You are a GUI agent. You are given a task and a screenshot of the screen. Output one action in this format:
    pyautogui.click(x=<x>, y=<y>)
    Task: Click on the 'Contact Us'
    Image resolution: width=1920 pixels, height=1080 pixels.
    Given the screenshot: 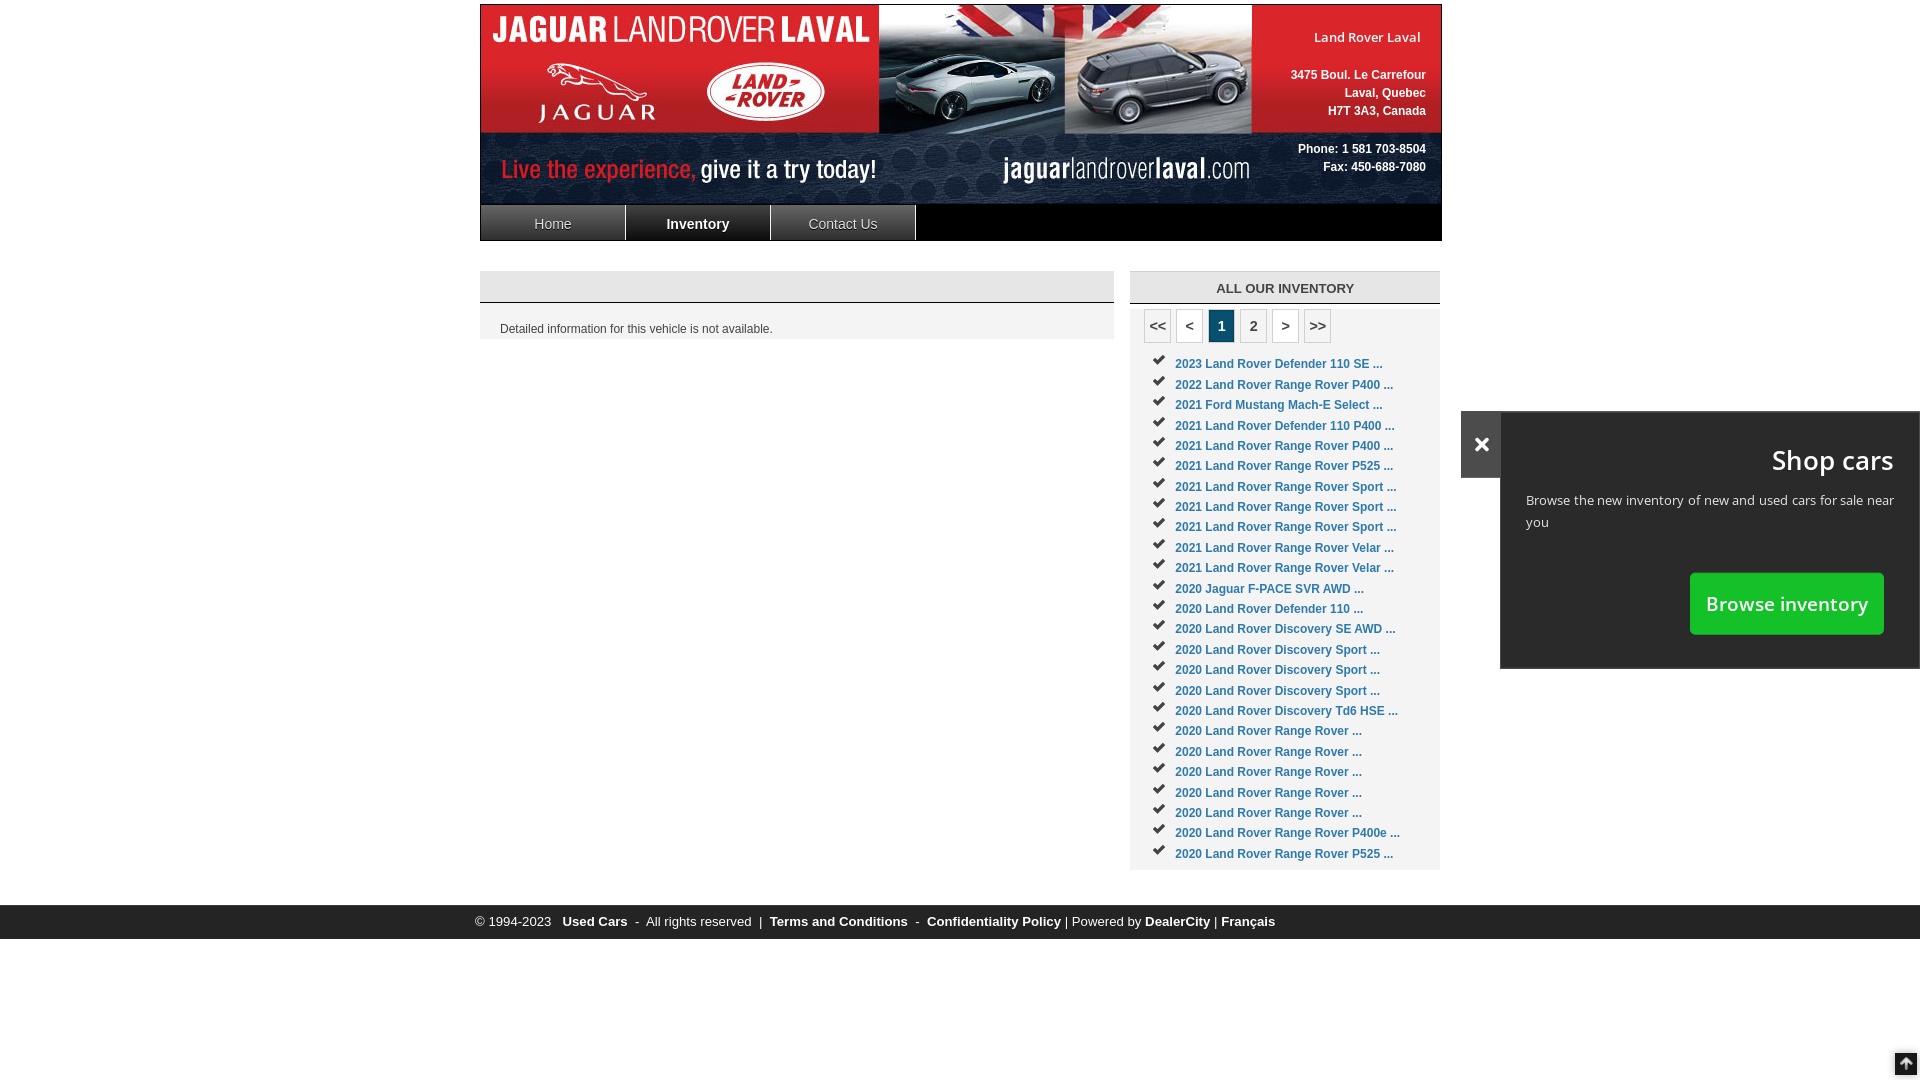 What is the action you would take?
    pyautogui.click(x=770, y=222)
    